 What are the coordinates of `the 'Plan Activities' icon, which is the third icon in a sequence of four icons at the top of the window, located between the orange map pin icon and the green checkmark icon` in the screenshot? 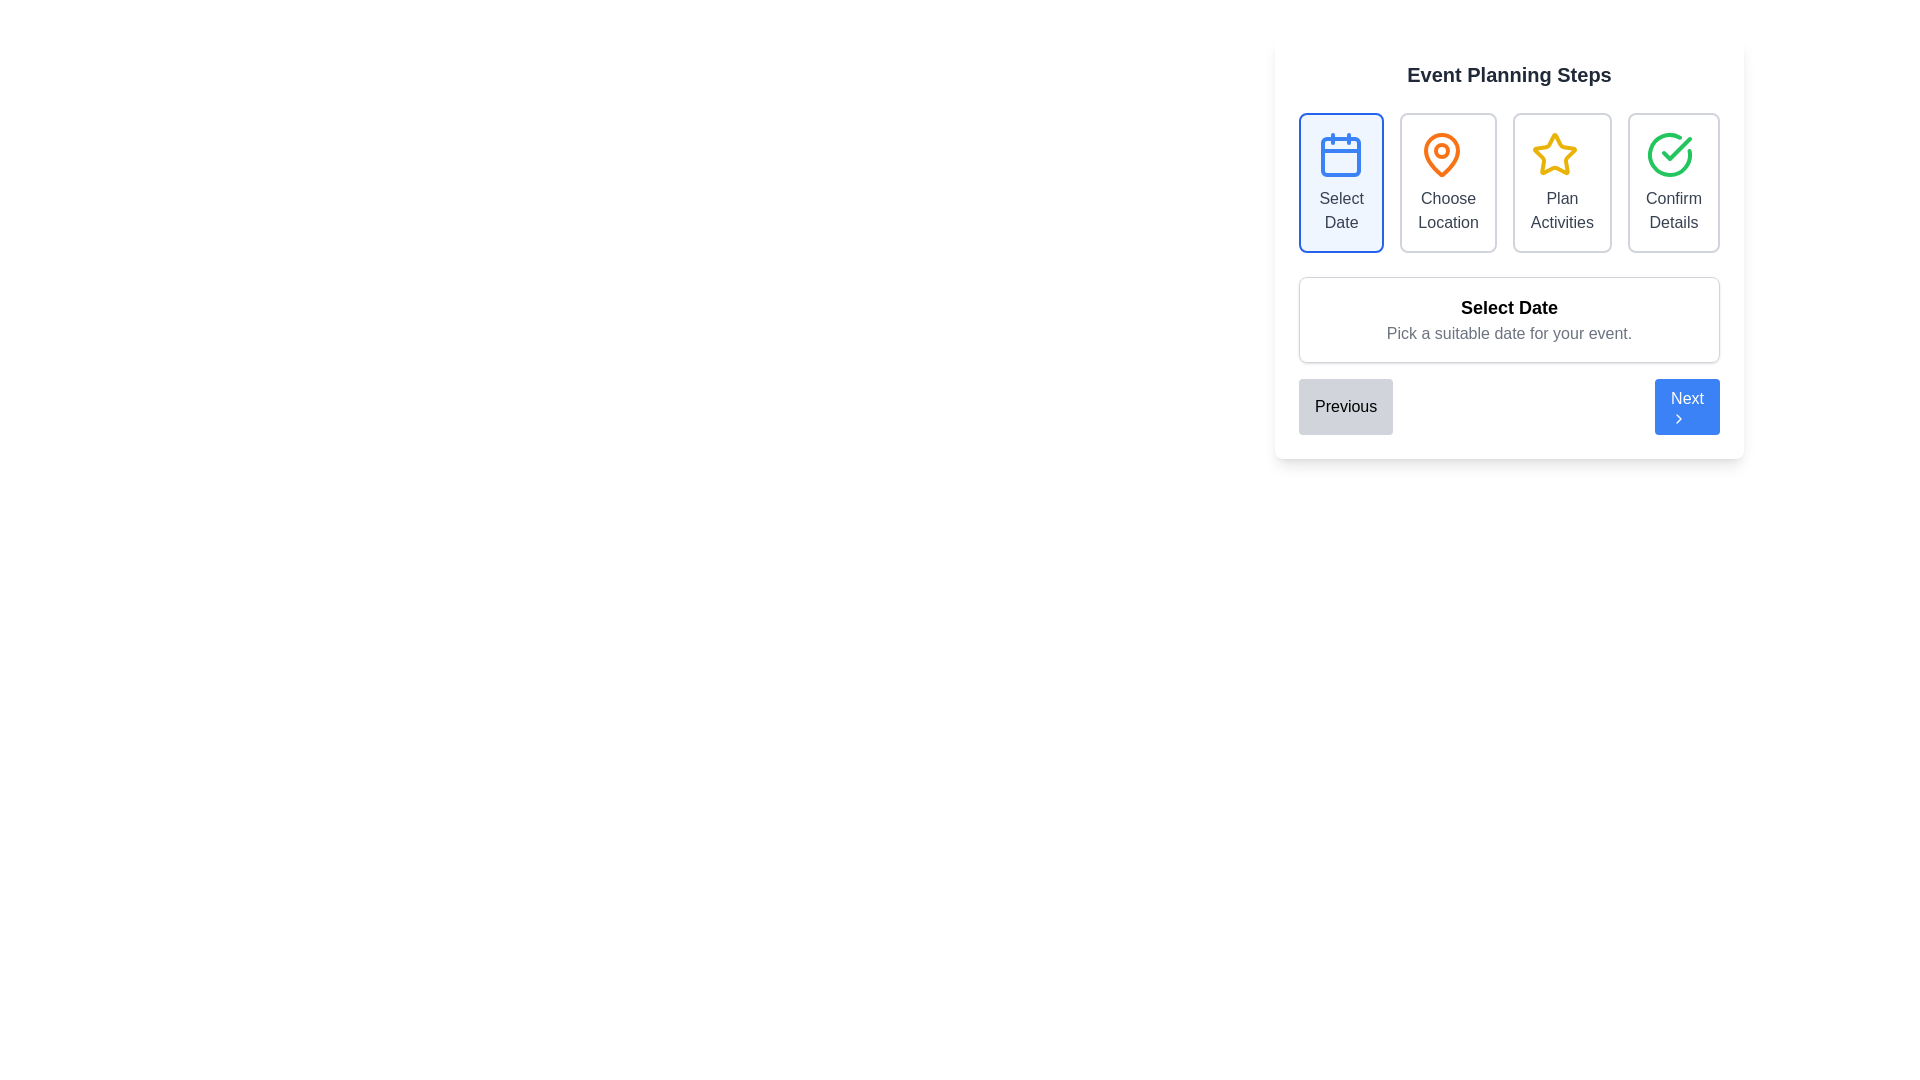 It's located at (1553, 153).